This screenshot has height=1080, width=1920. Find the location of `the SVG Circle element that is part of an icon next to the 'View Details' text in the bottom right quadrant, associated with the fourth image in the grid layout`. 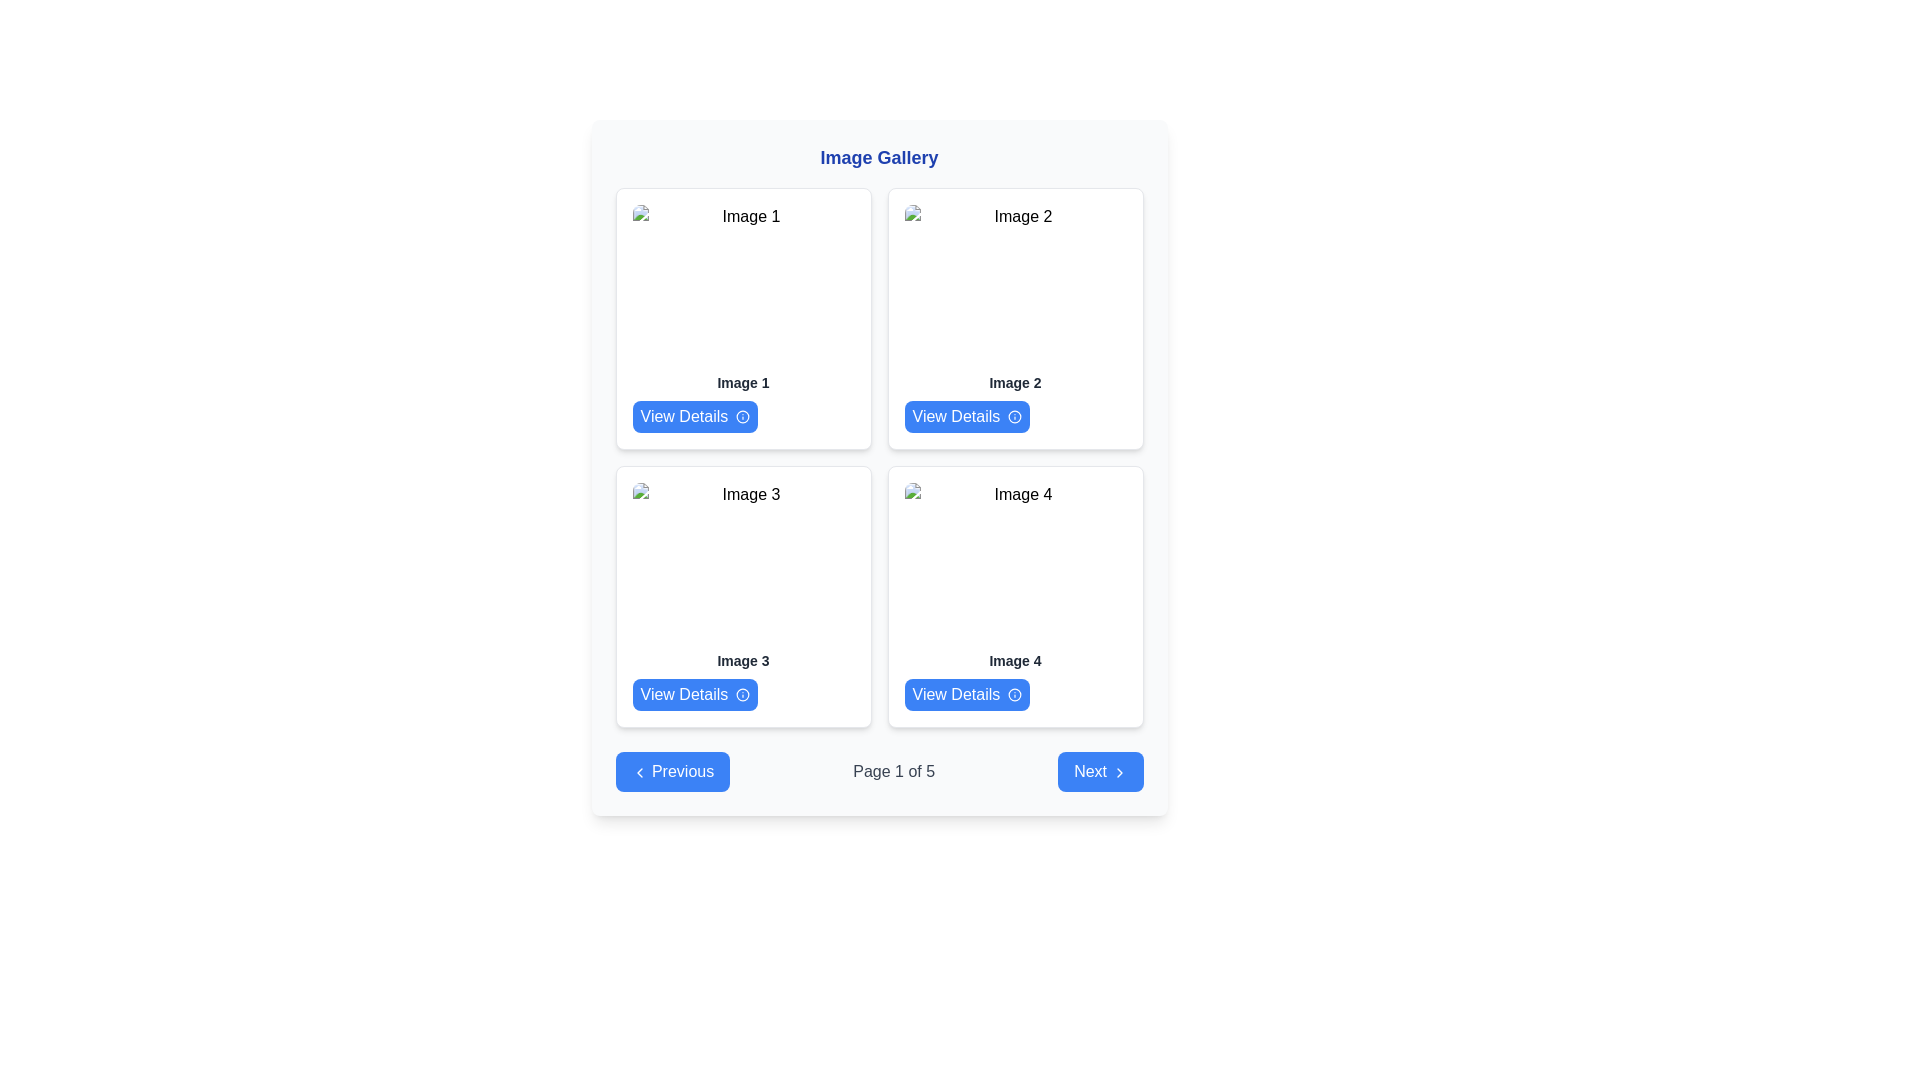

the SVG Circle element that is part of an icon next to the 'View Details' text in the bottom right quadrant, associated with the fourth image in the grid layout is located at coordinates (1015, 693).